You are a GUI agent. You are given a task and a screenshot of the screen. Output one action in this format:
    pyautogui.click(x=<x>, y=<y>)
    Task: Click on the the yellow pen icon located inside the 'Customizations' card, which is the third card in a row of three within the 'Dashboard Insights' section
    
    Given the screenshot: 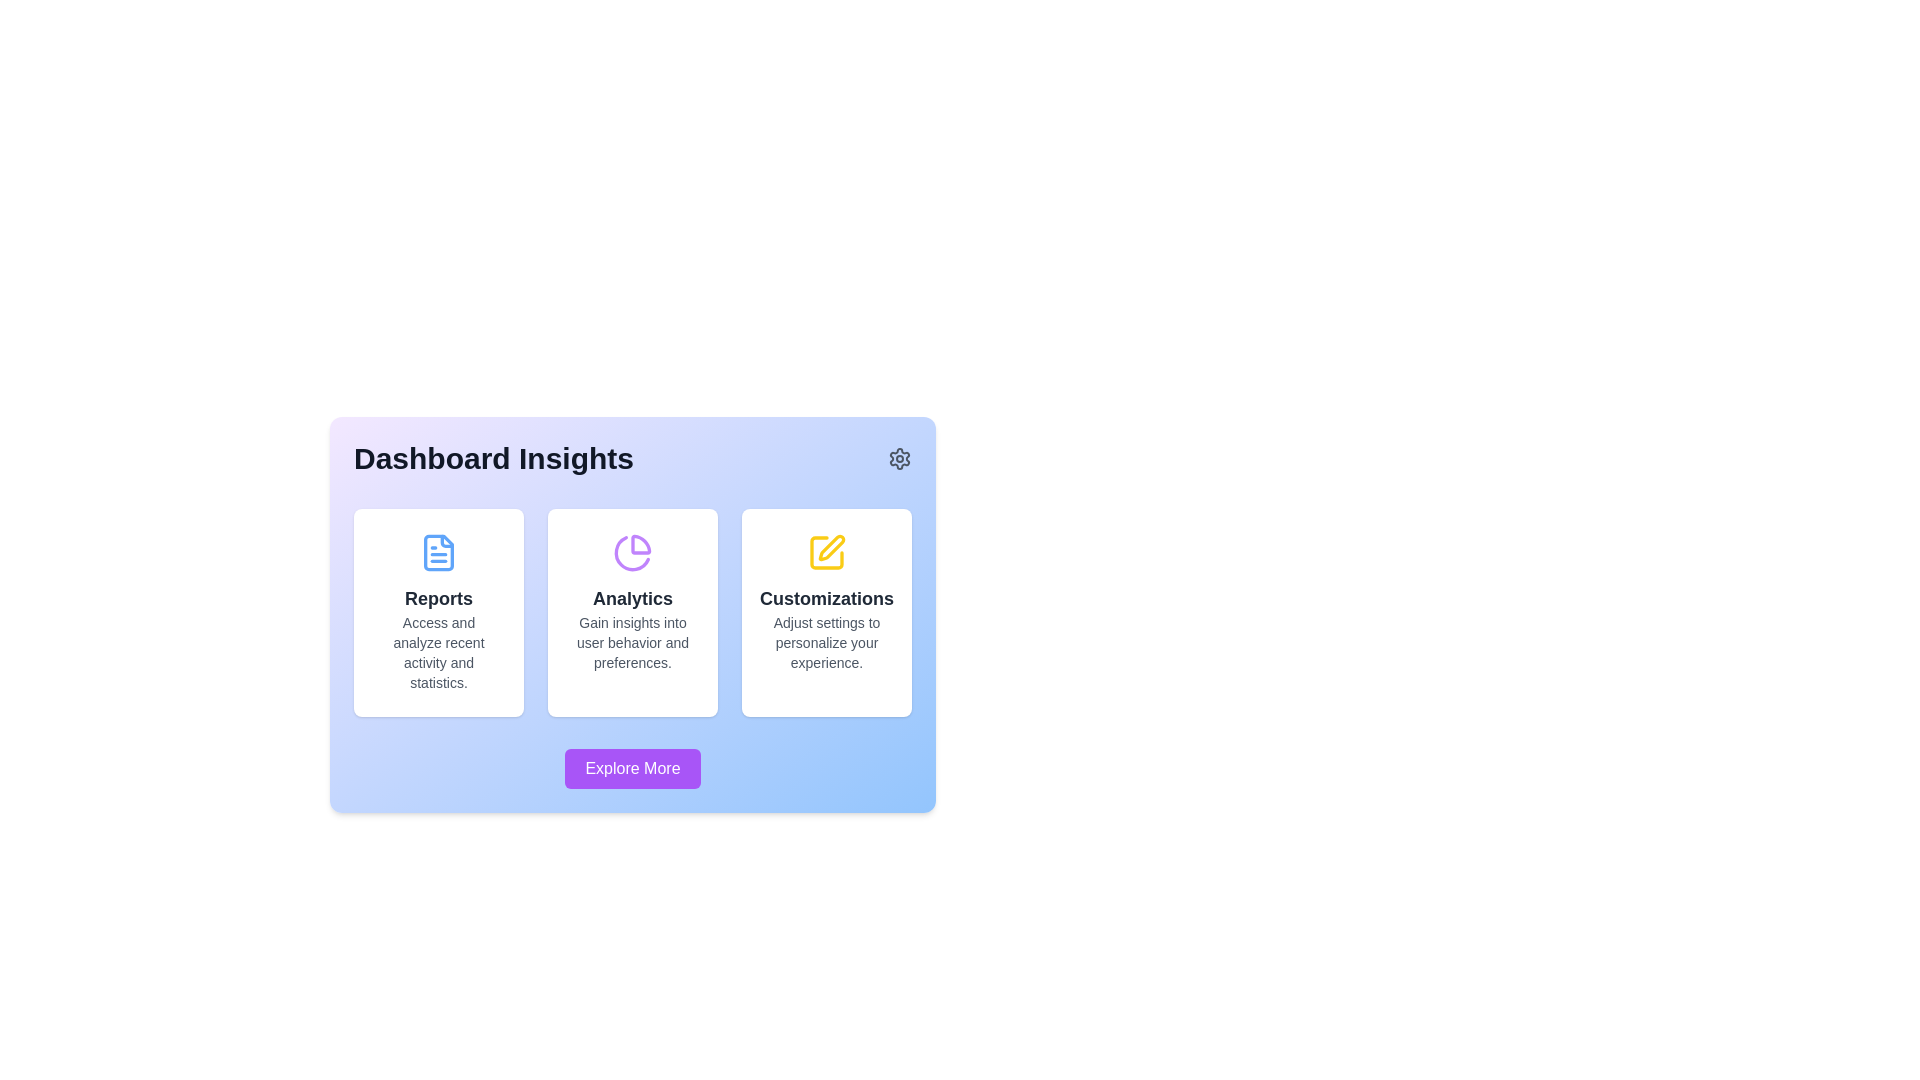 What is the action you would take?
    pyautogui.click(x=831, y=547)
    